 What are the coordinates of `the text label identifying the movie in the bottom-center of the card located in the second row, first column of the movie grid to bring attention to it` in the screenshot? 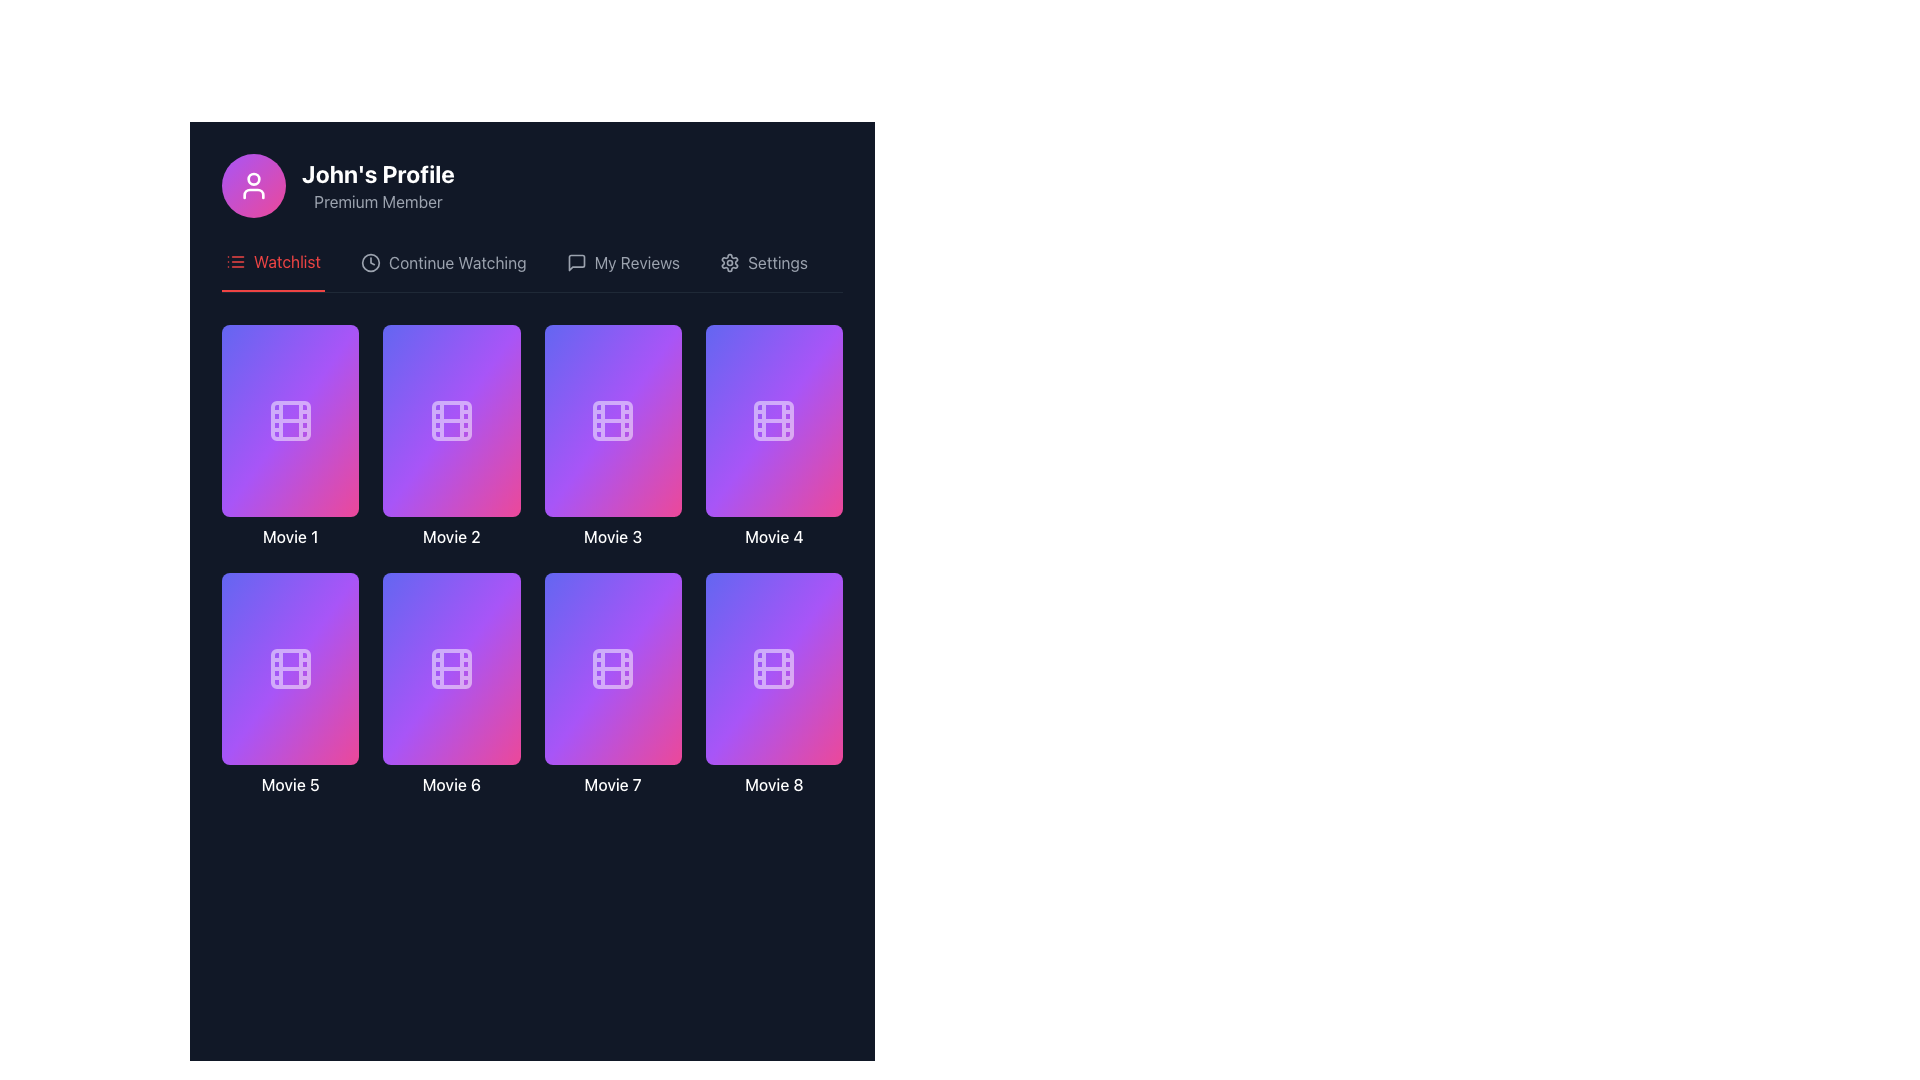 It's located at (612, 535).